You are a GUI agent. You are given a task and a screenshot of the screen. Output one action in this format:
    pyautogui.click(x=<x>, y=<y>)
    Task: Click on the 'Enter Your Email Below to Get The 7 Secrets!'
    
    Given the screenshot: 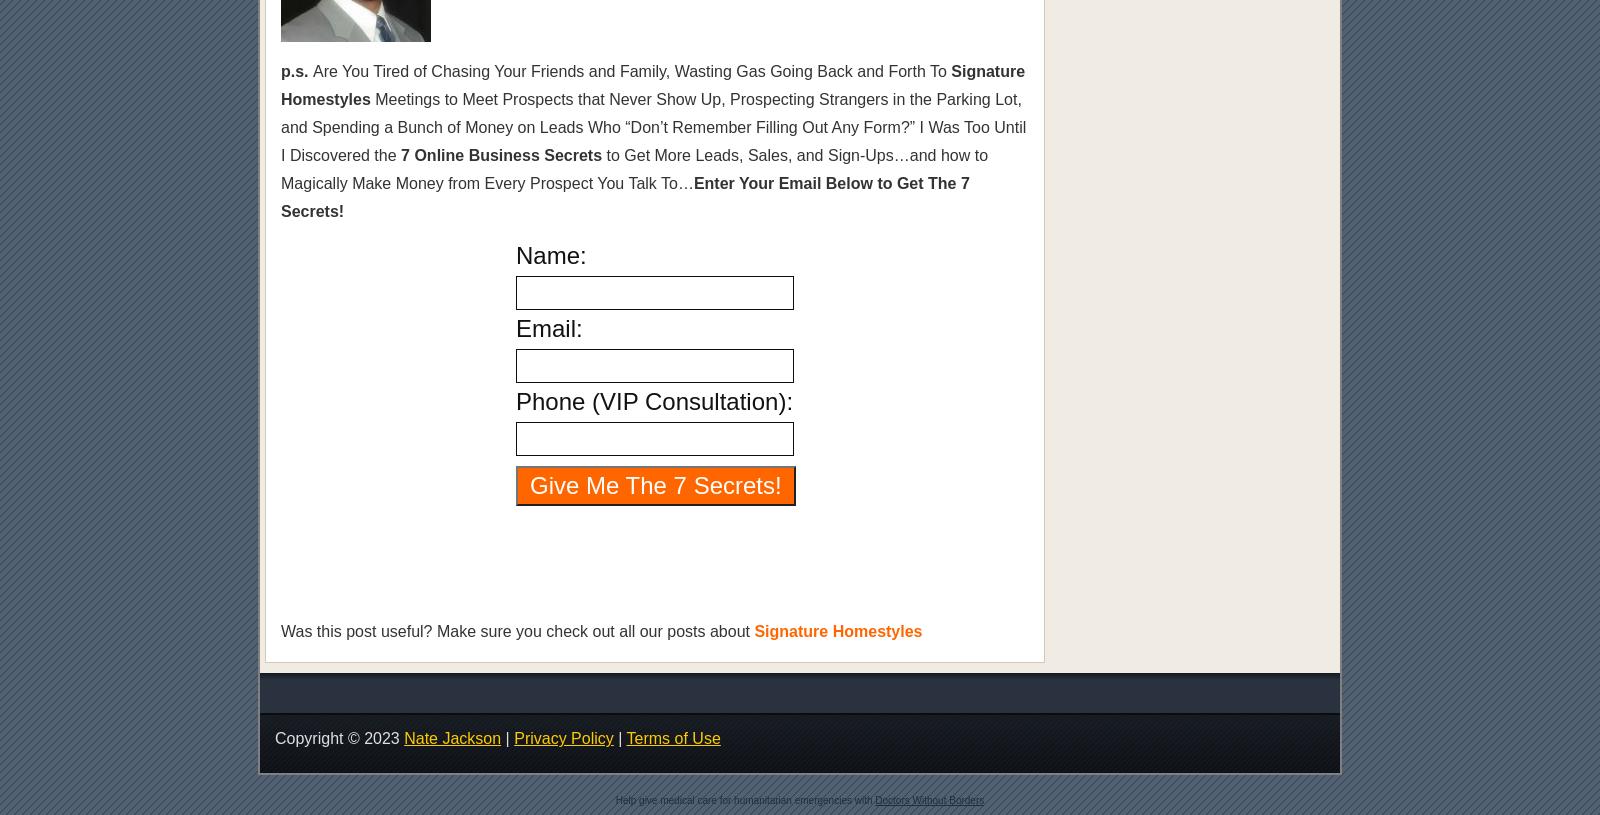 What is the action you would take?
    pyautogui.click(x=624, y=197)
    